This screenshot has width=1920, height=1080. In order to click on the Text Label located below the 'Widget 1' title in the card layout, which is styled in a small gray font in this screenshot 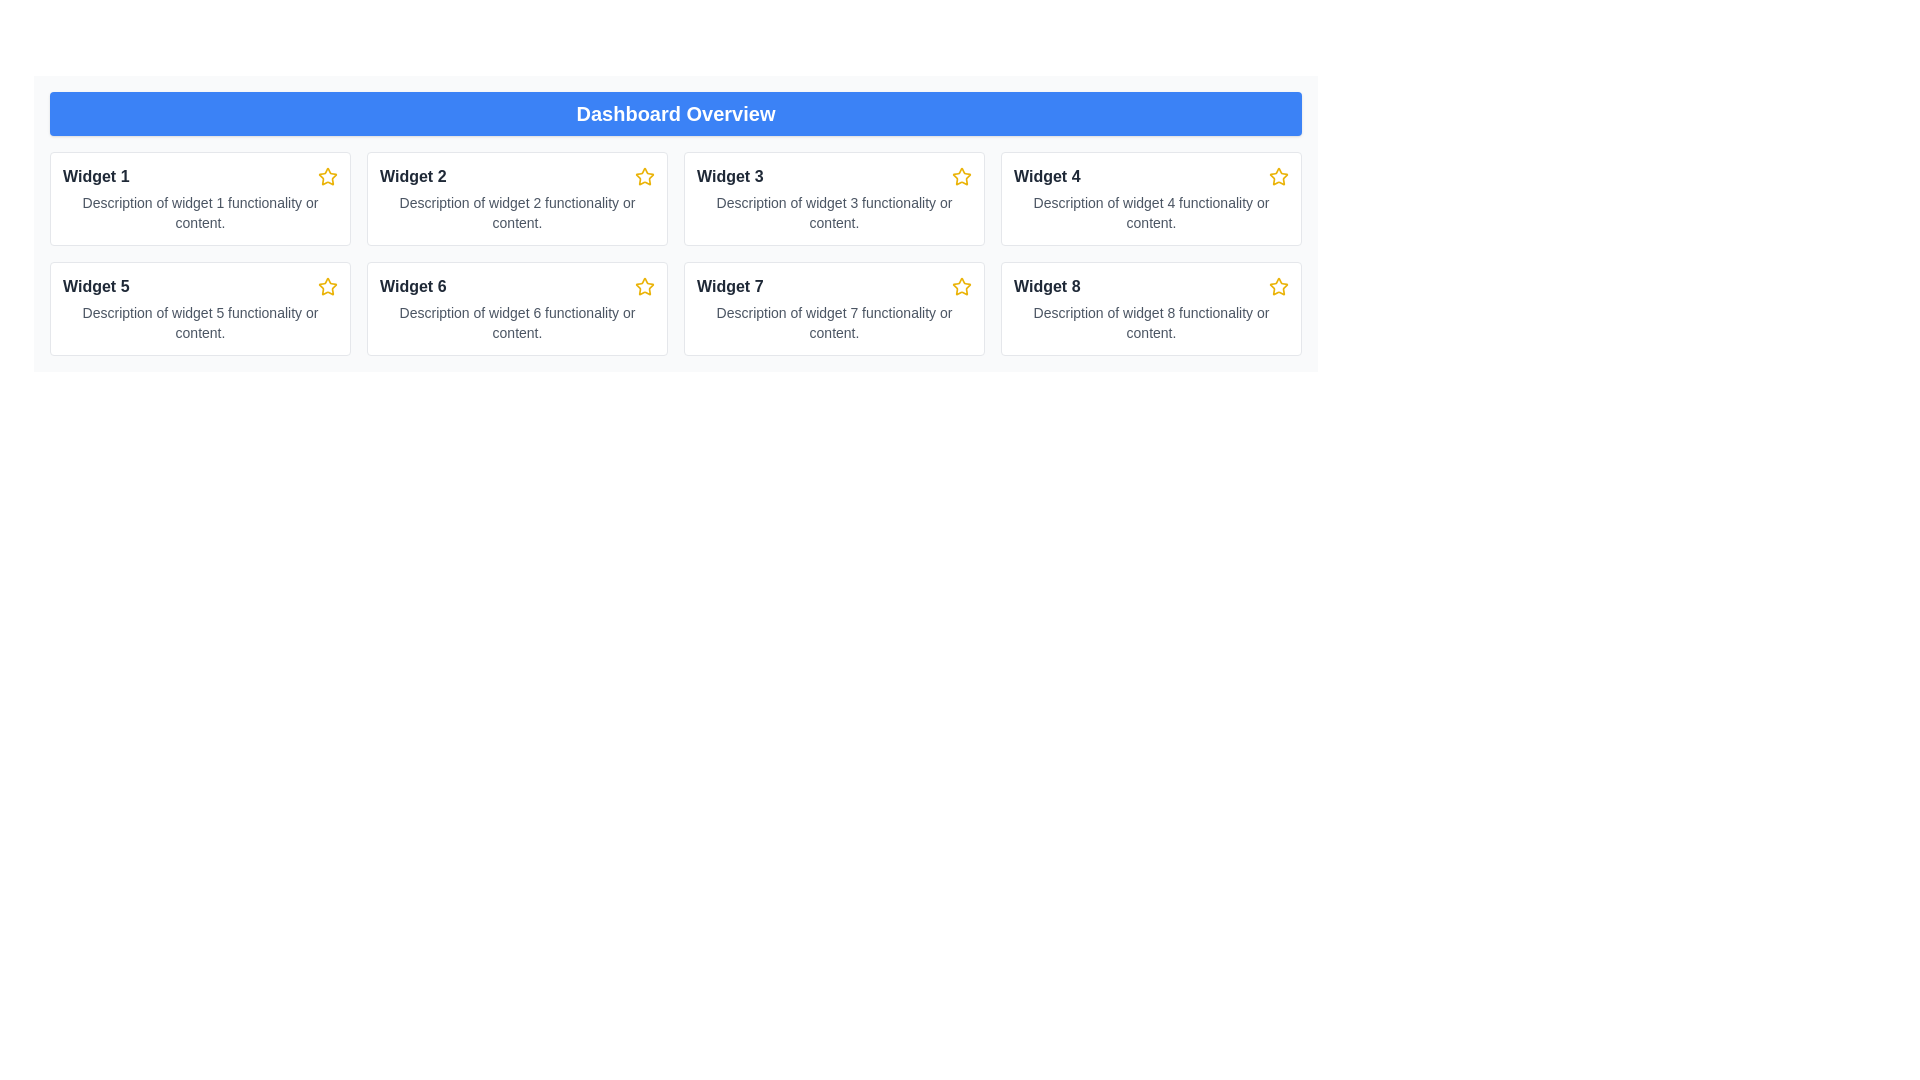, I will do `click(200, 212)`.